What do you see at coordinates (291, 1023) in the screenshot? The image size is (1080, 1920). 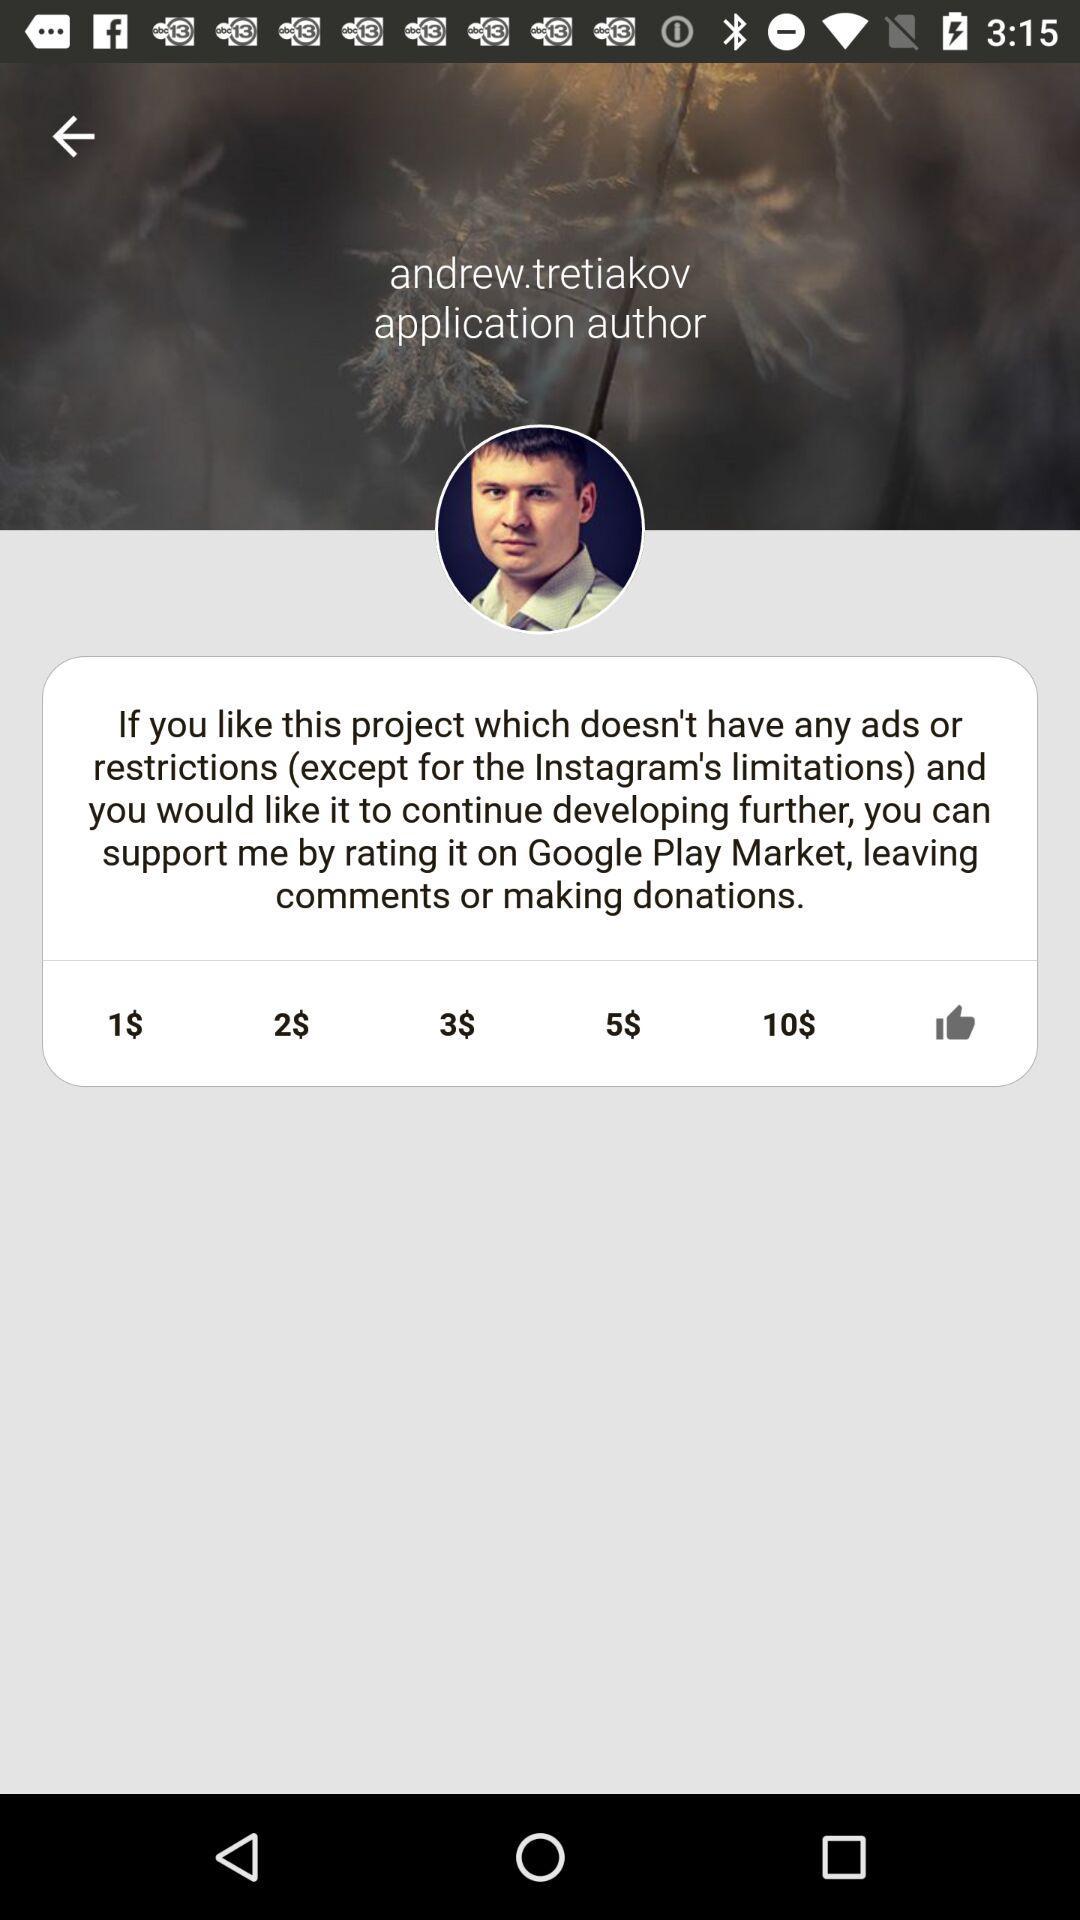 I see `the icon below the if you like` at bounding box center [291, 1023].